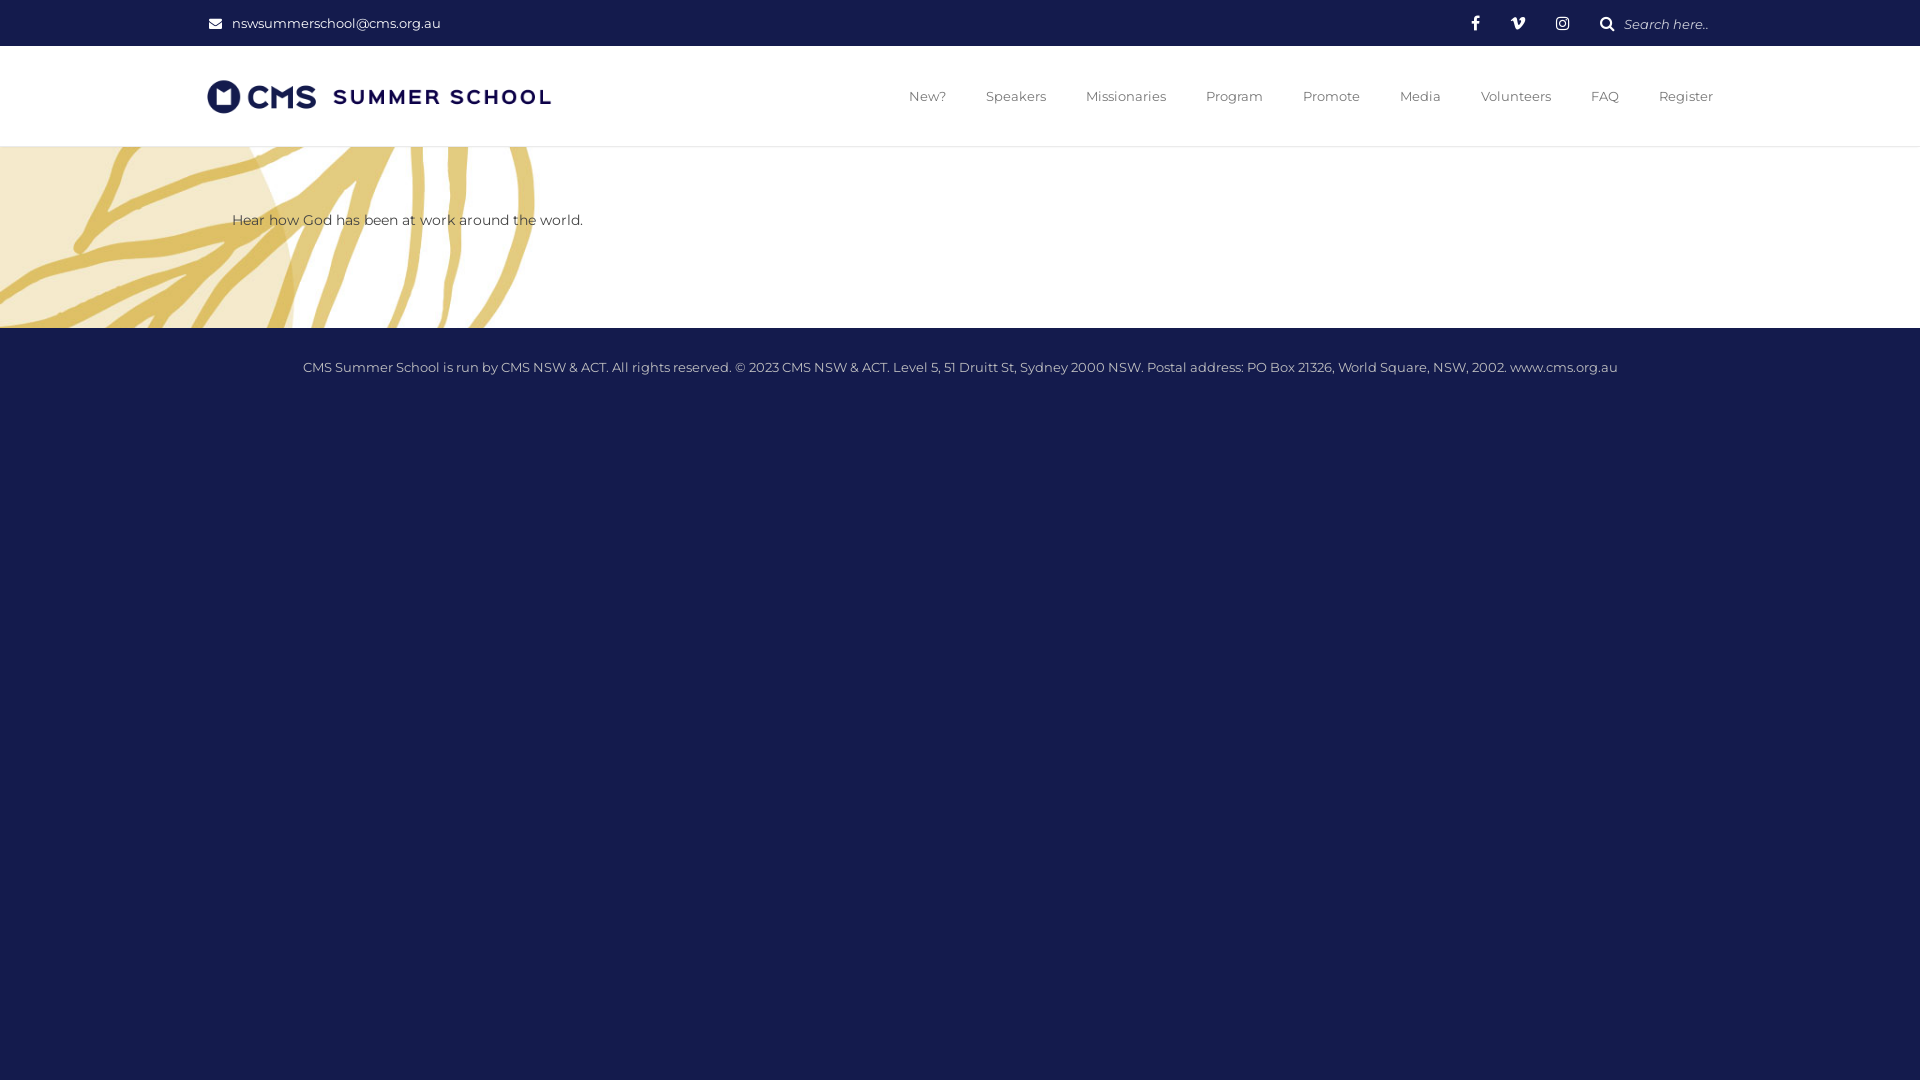  What do you see at coordinates (1682, 96) in the screenshot?
I see `'Register'` at bounding box center [1682, 96].